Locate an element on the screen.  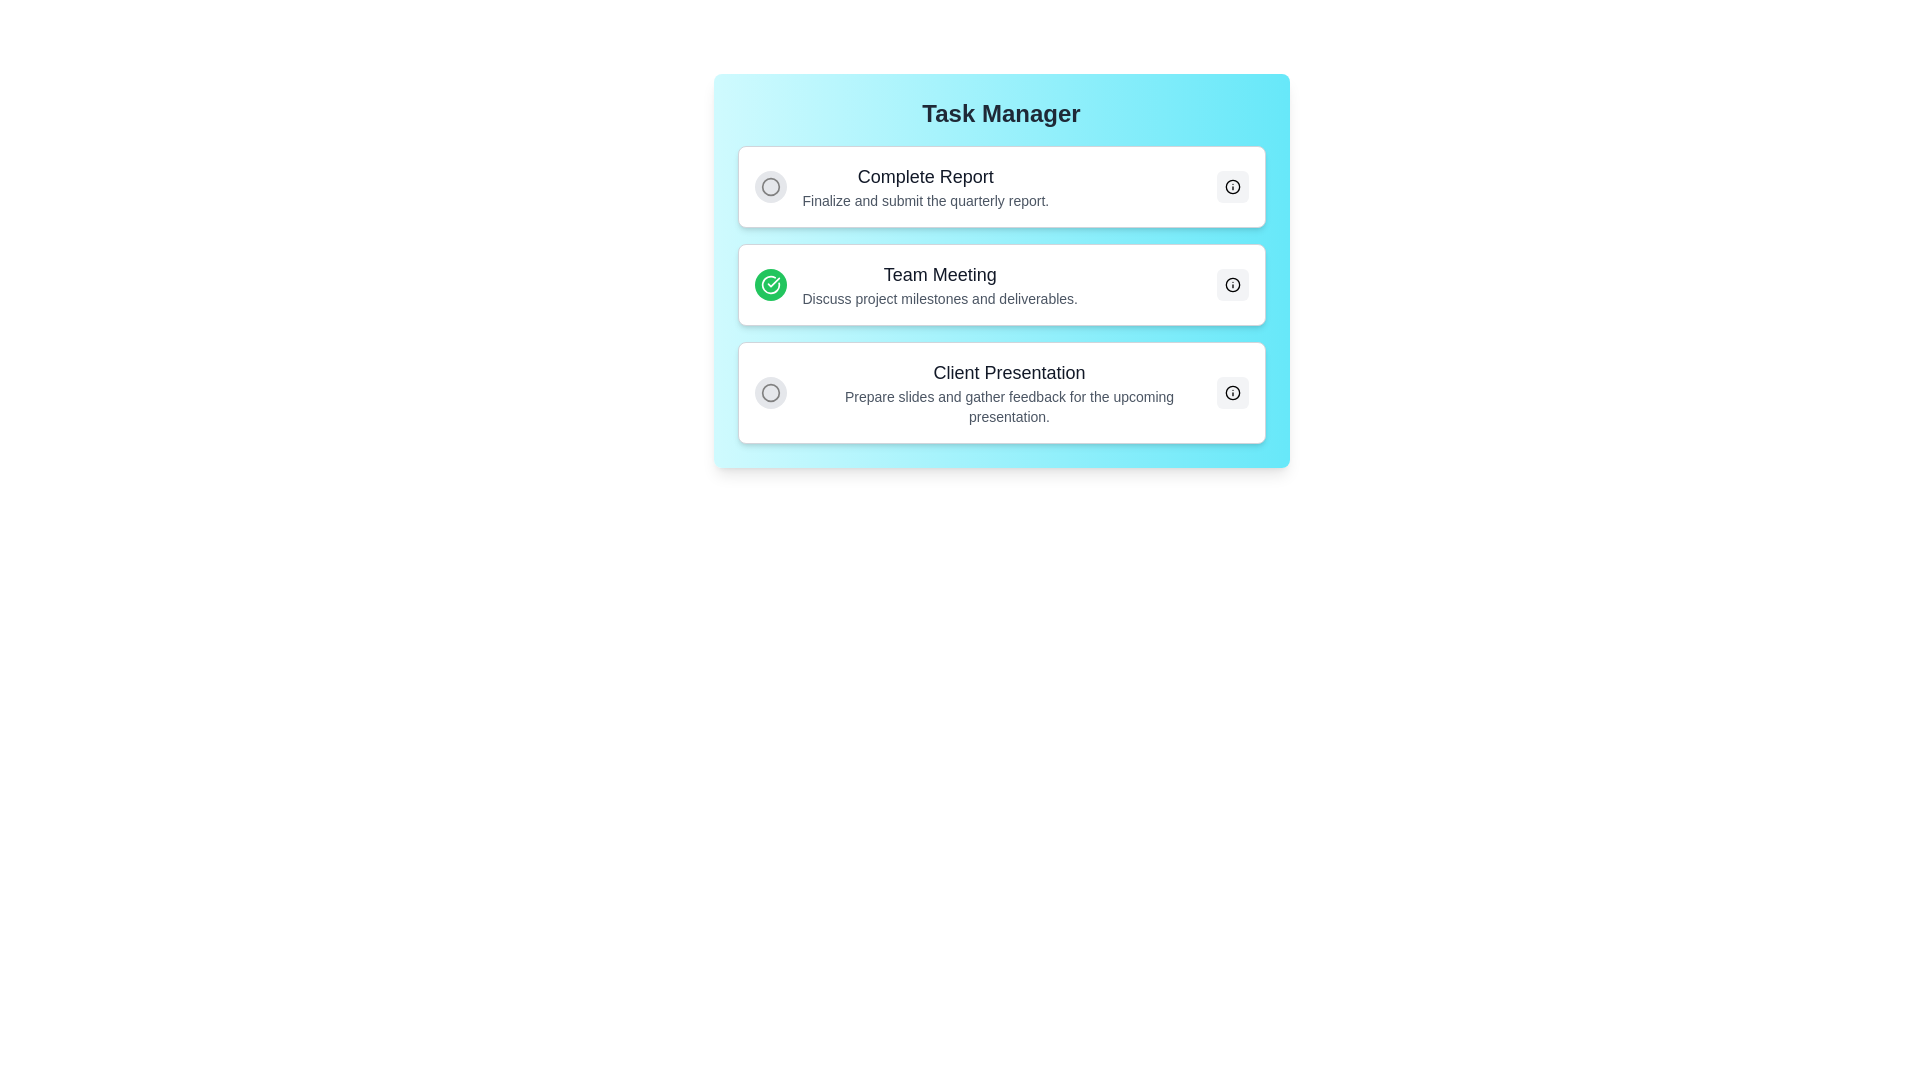
the text element displaying 'Team Meeting' in bold, dark gray font, which is positioned above the description 'Discuss project milestones and deliverables' within the second task card is located at coordinates (939, 274).